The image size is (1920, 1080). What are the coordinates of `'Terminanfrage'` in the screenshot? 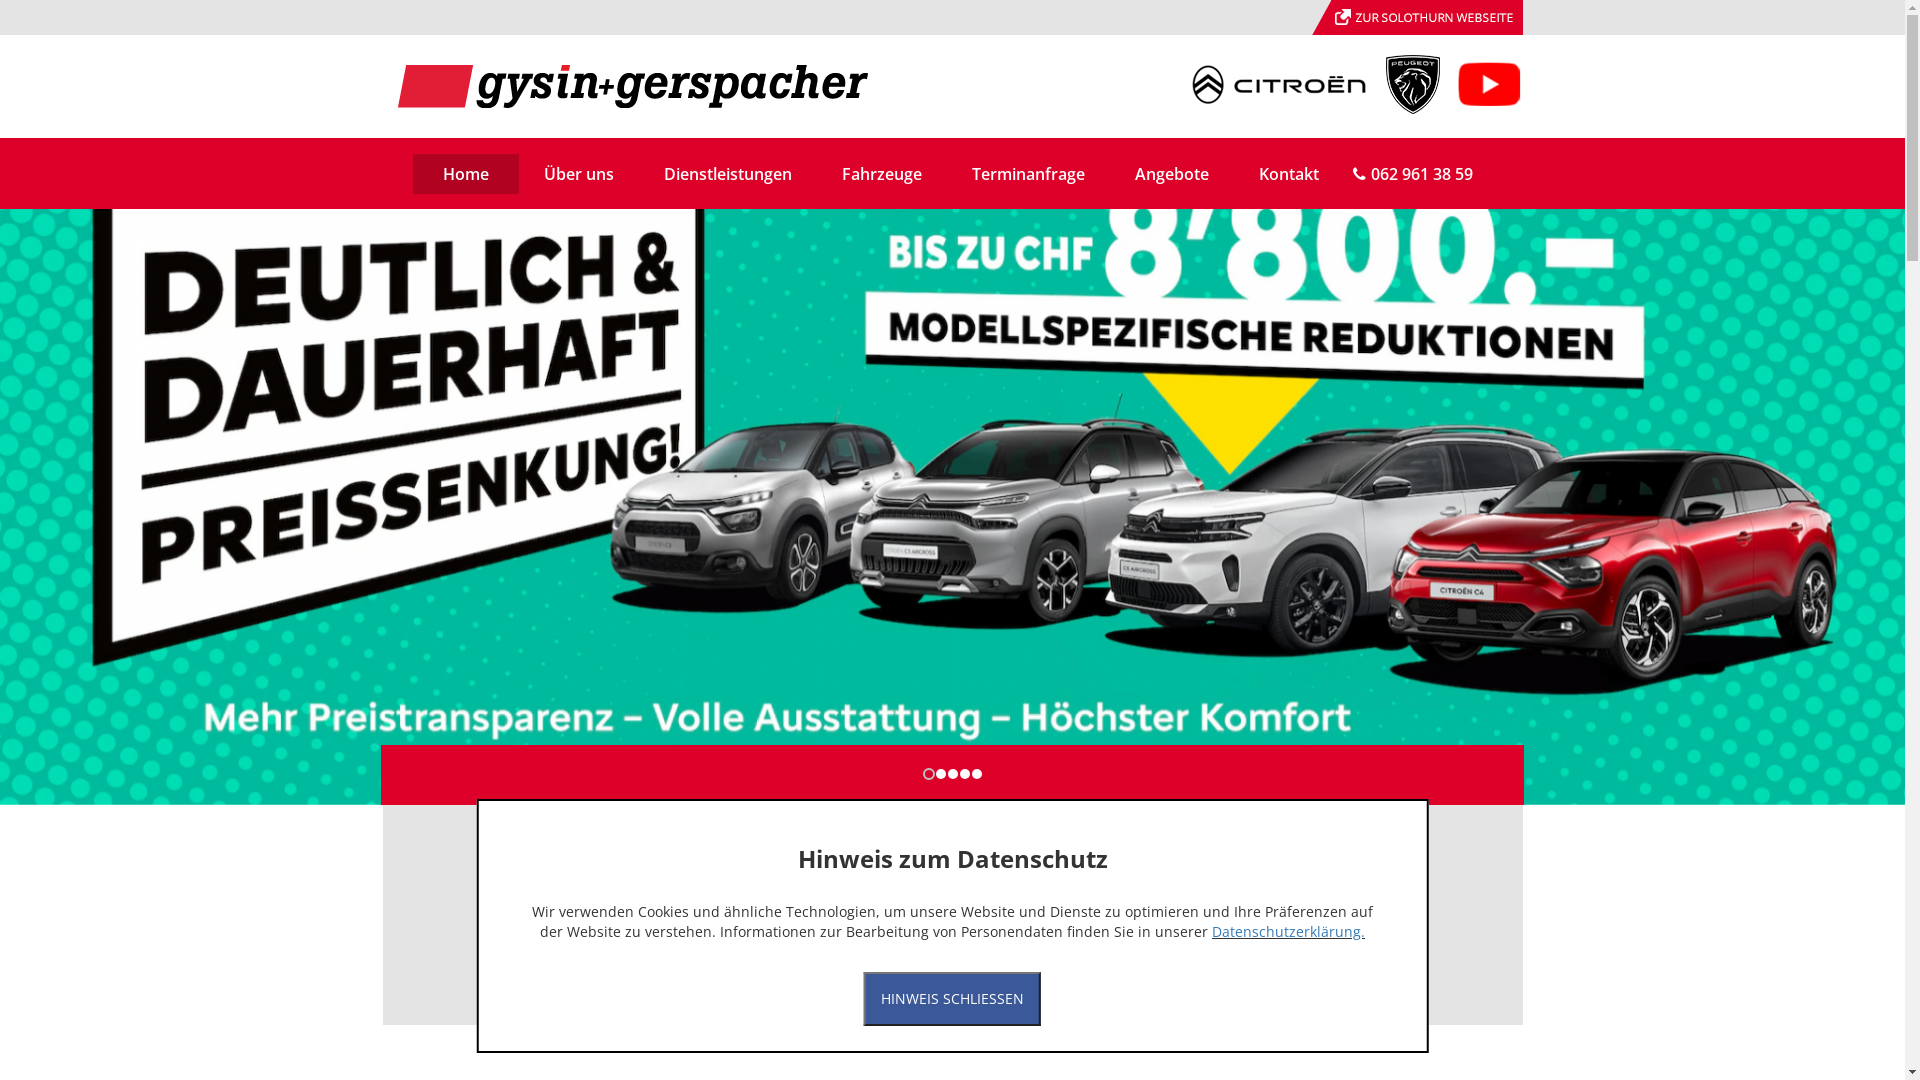 It's located at (944, 172).